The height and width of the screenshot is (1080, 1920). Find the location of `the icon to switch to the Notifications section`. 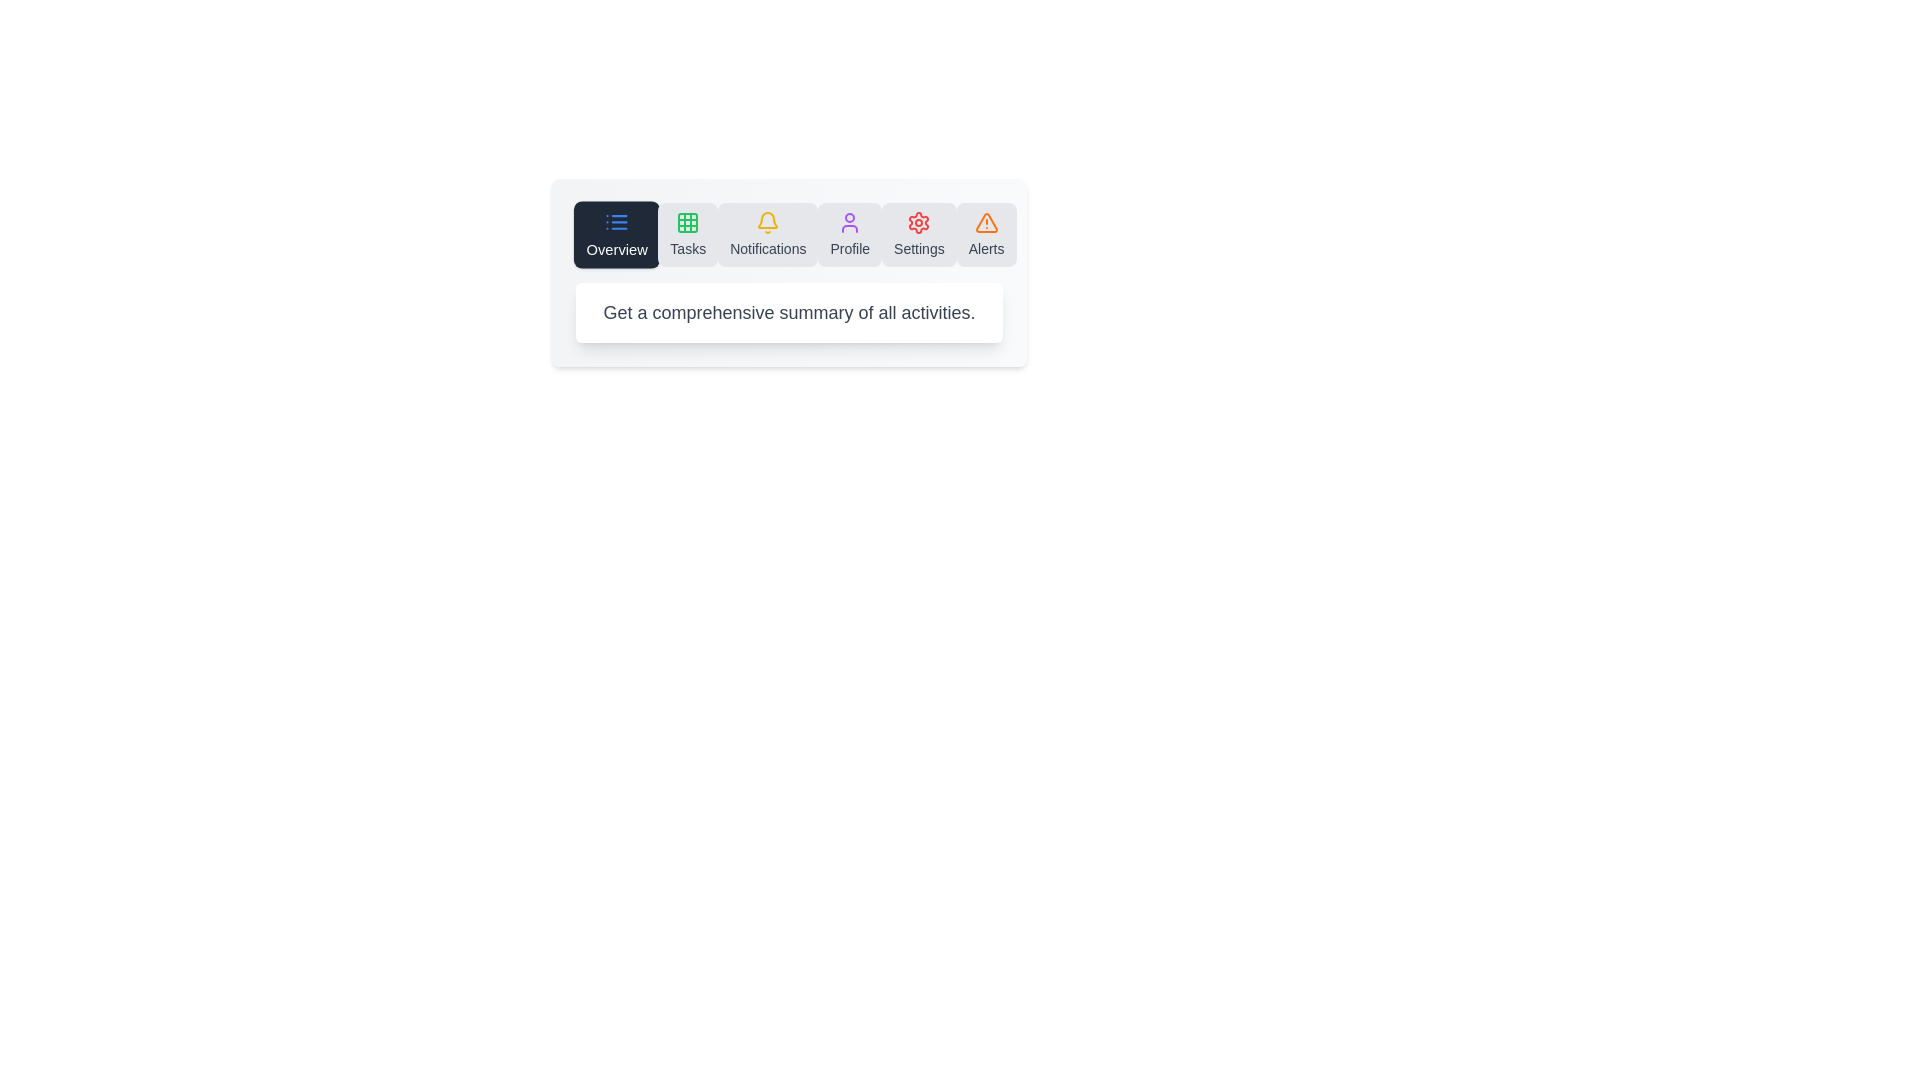

the icon to switch to the Notifications section is located at coordinates (767, 234).